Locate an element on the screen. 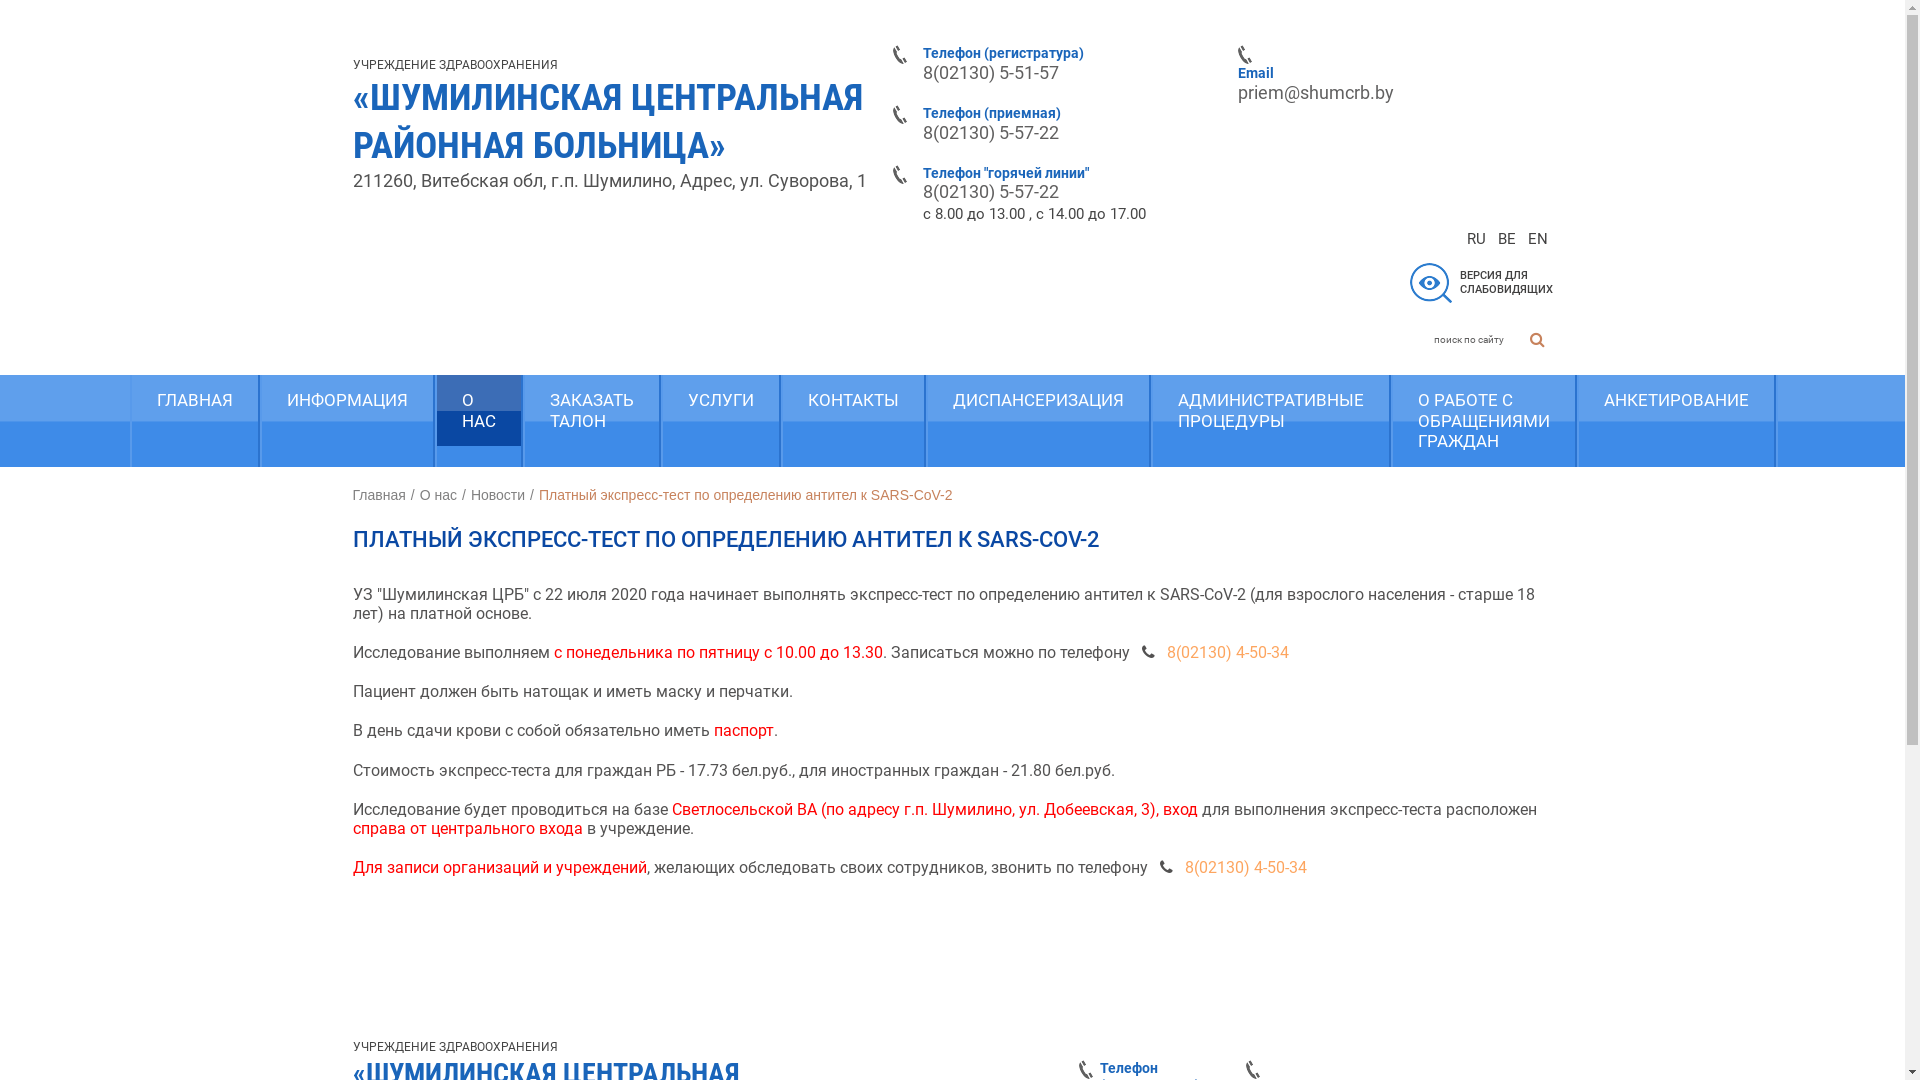 The height and width of the screenshot is (1080, 1920). '8(02130) 5-57-22' is located at coordinates (989, 191).